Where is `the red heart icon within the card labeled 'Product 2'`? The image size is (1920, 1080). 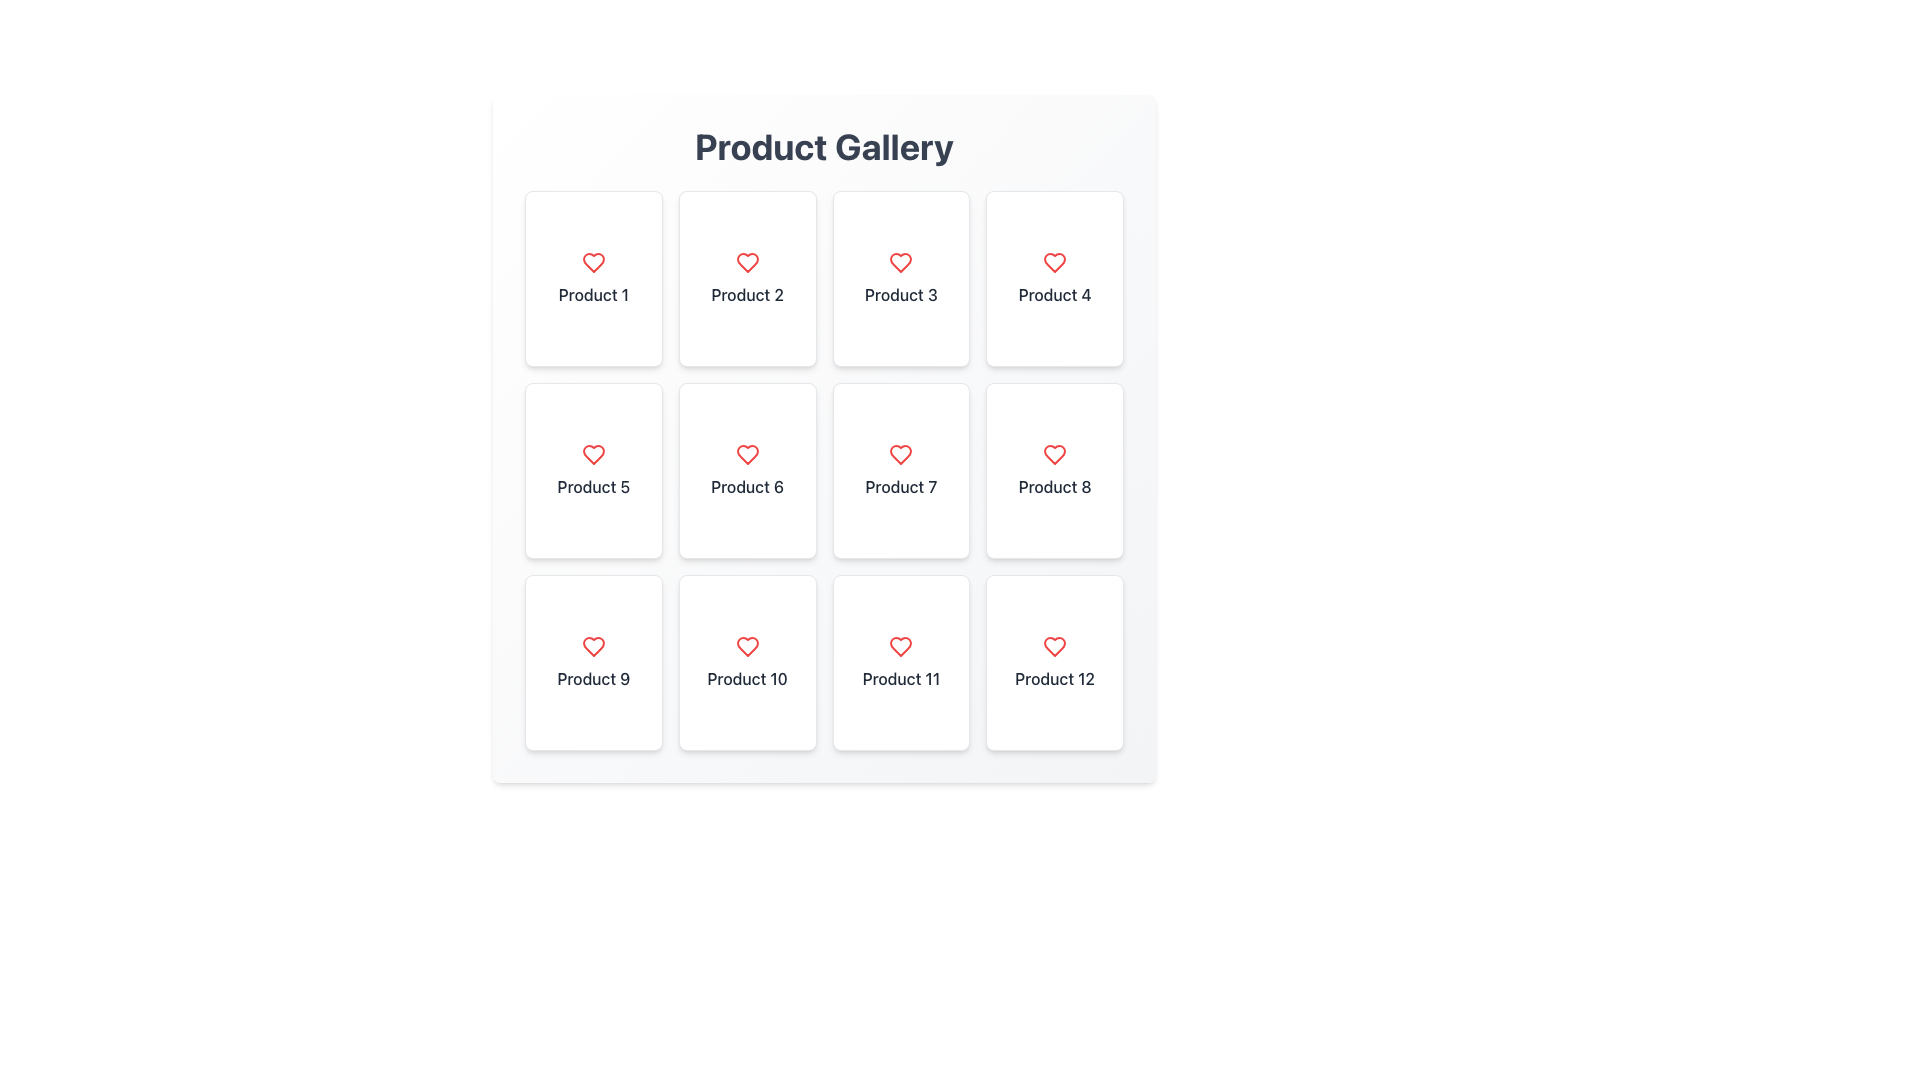 the red heart icon within the card labeled 'Product 2' is located at coordinates (746, 261).